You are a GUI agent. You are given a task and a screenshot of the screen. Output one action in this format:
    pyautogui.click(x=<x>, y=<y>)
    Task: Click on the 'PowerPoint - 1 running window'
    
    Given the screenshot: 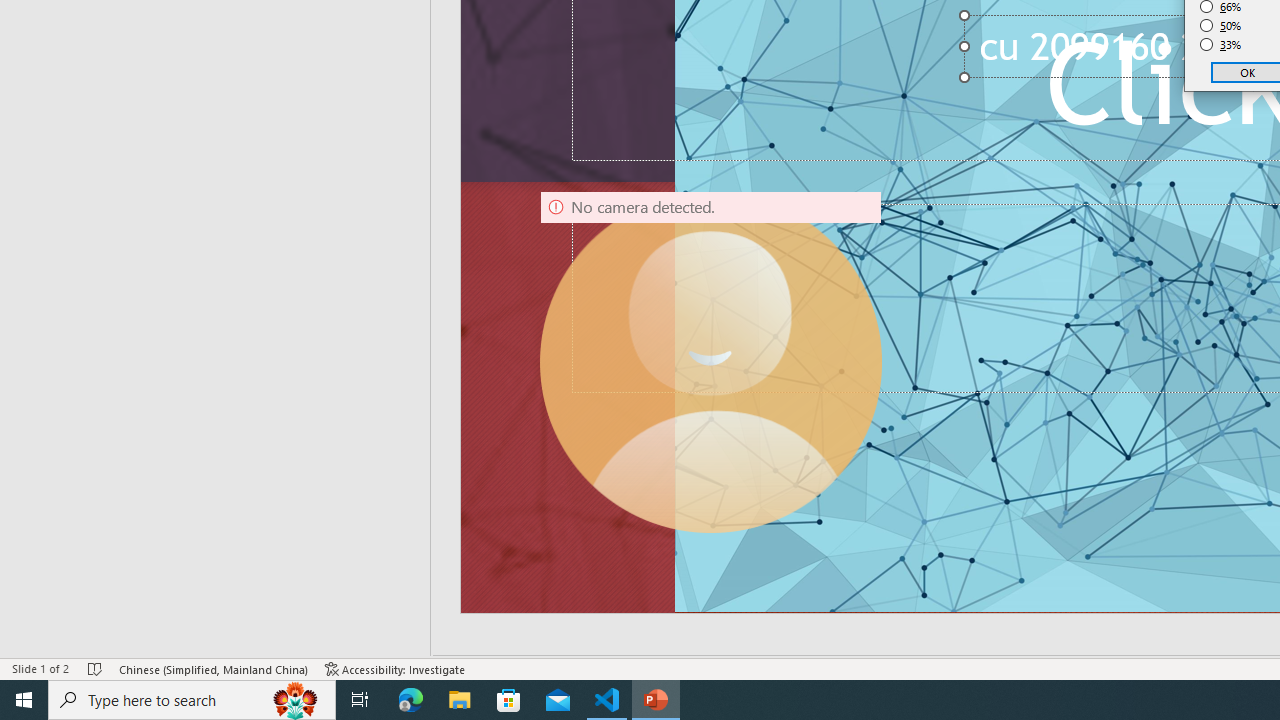 What is the action you would take?
    pyautogui.click(x=656, y=698)
    